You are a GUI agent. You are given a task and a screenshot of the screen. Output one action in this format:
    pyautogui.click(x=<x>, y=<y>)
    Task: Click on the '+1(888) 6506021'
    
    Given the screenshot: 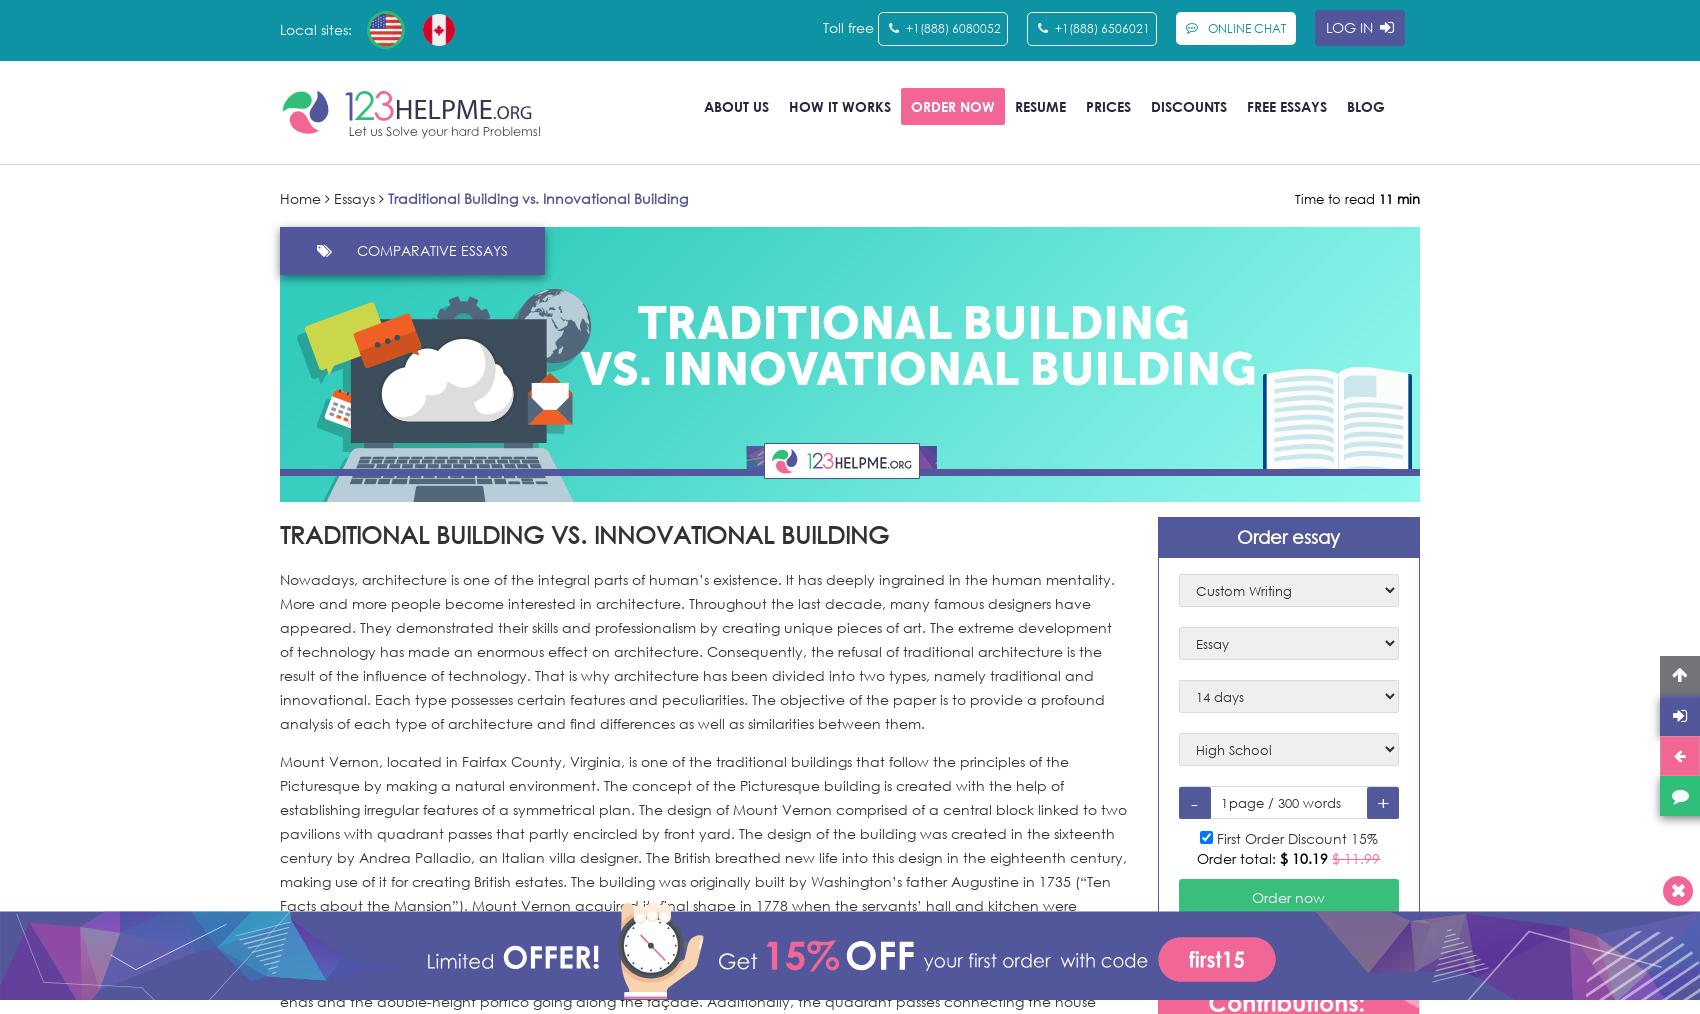 What is the action you would take?
    pyautogui.click(x=1100, y=26)
    